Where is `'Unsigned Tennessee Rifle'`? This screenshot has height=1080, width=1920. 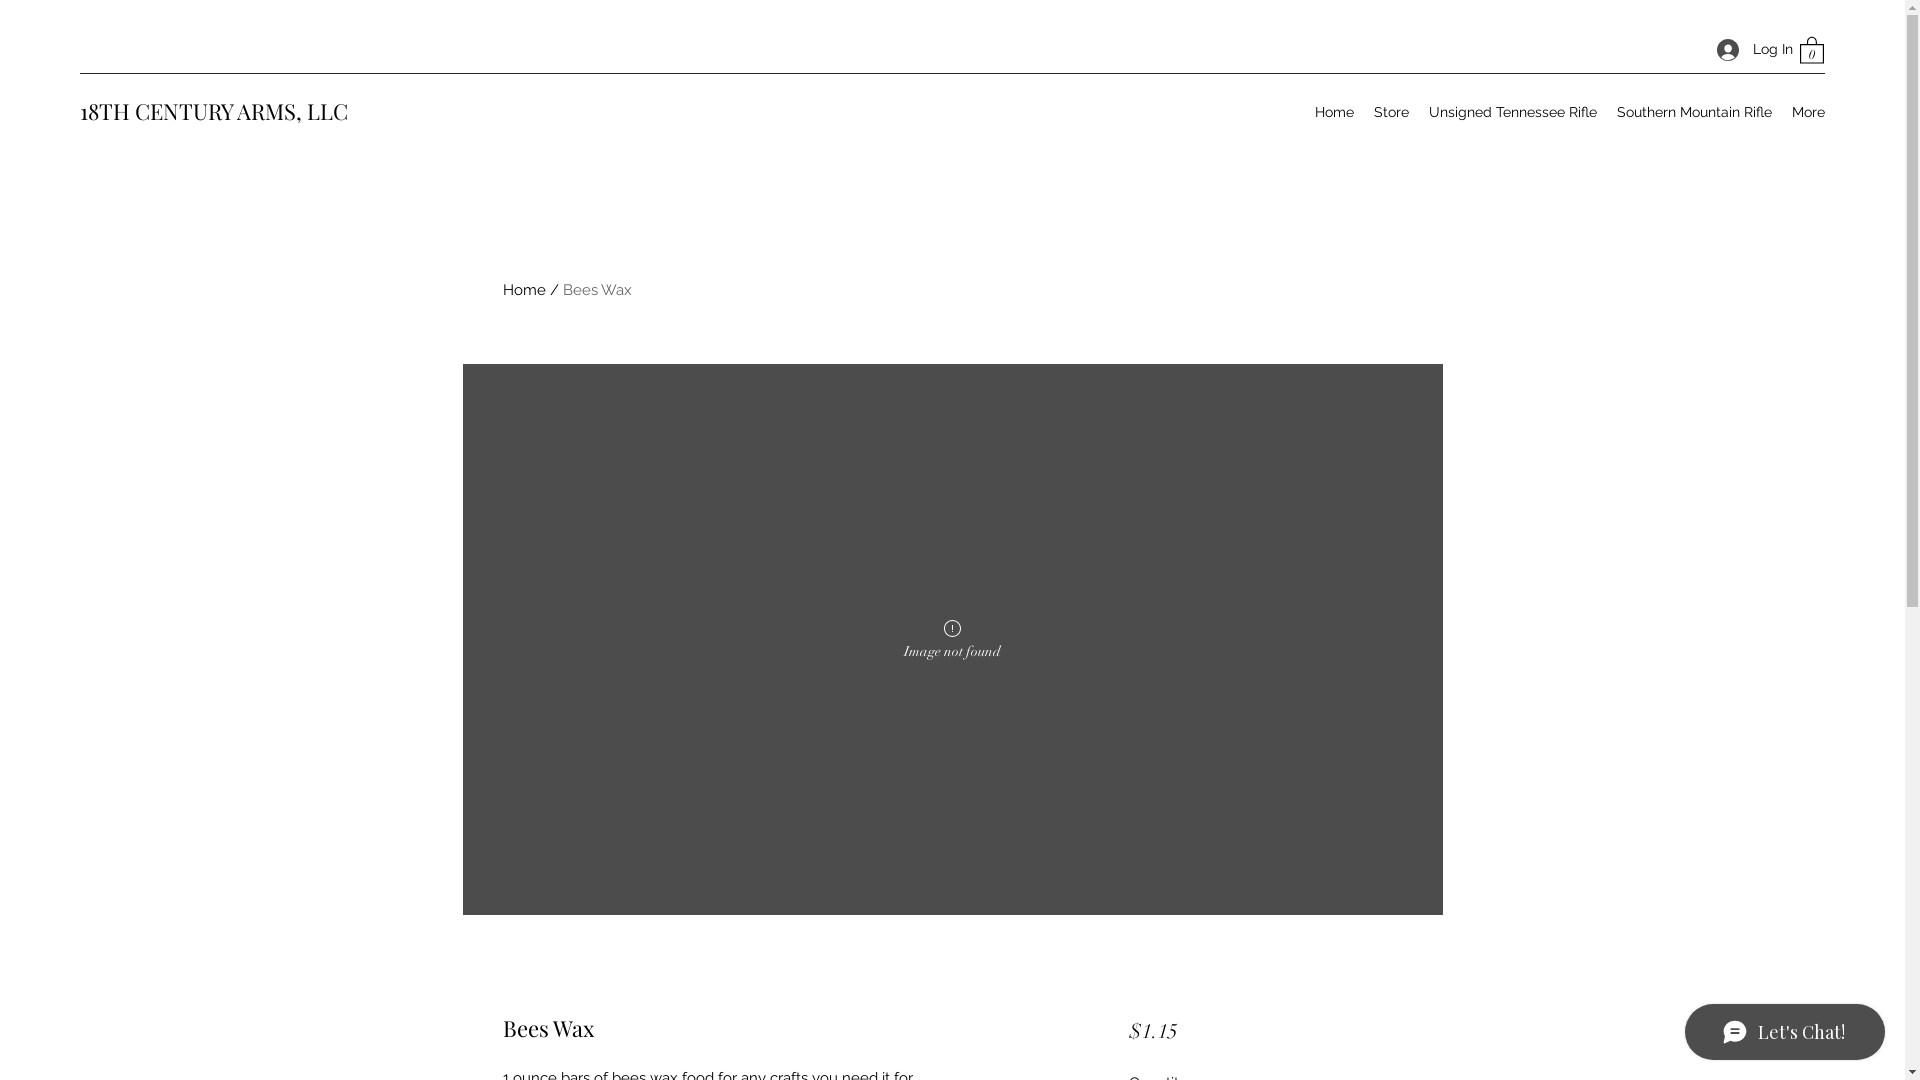 'Unsigned Tennessee Rifle' is located at coordinates (1512, 111).